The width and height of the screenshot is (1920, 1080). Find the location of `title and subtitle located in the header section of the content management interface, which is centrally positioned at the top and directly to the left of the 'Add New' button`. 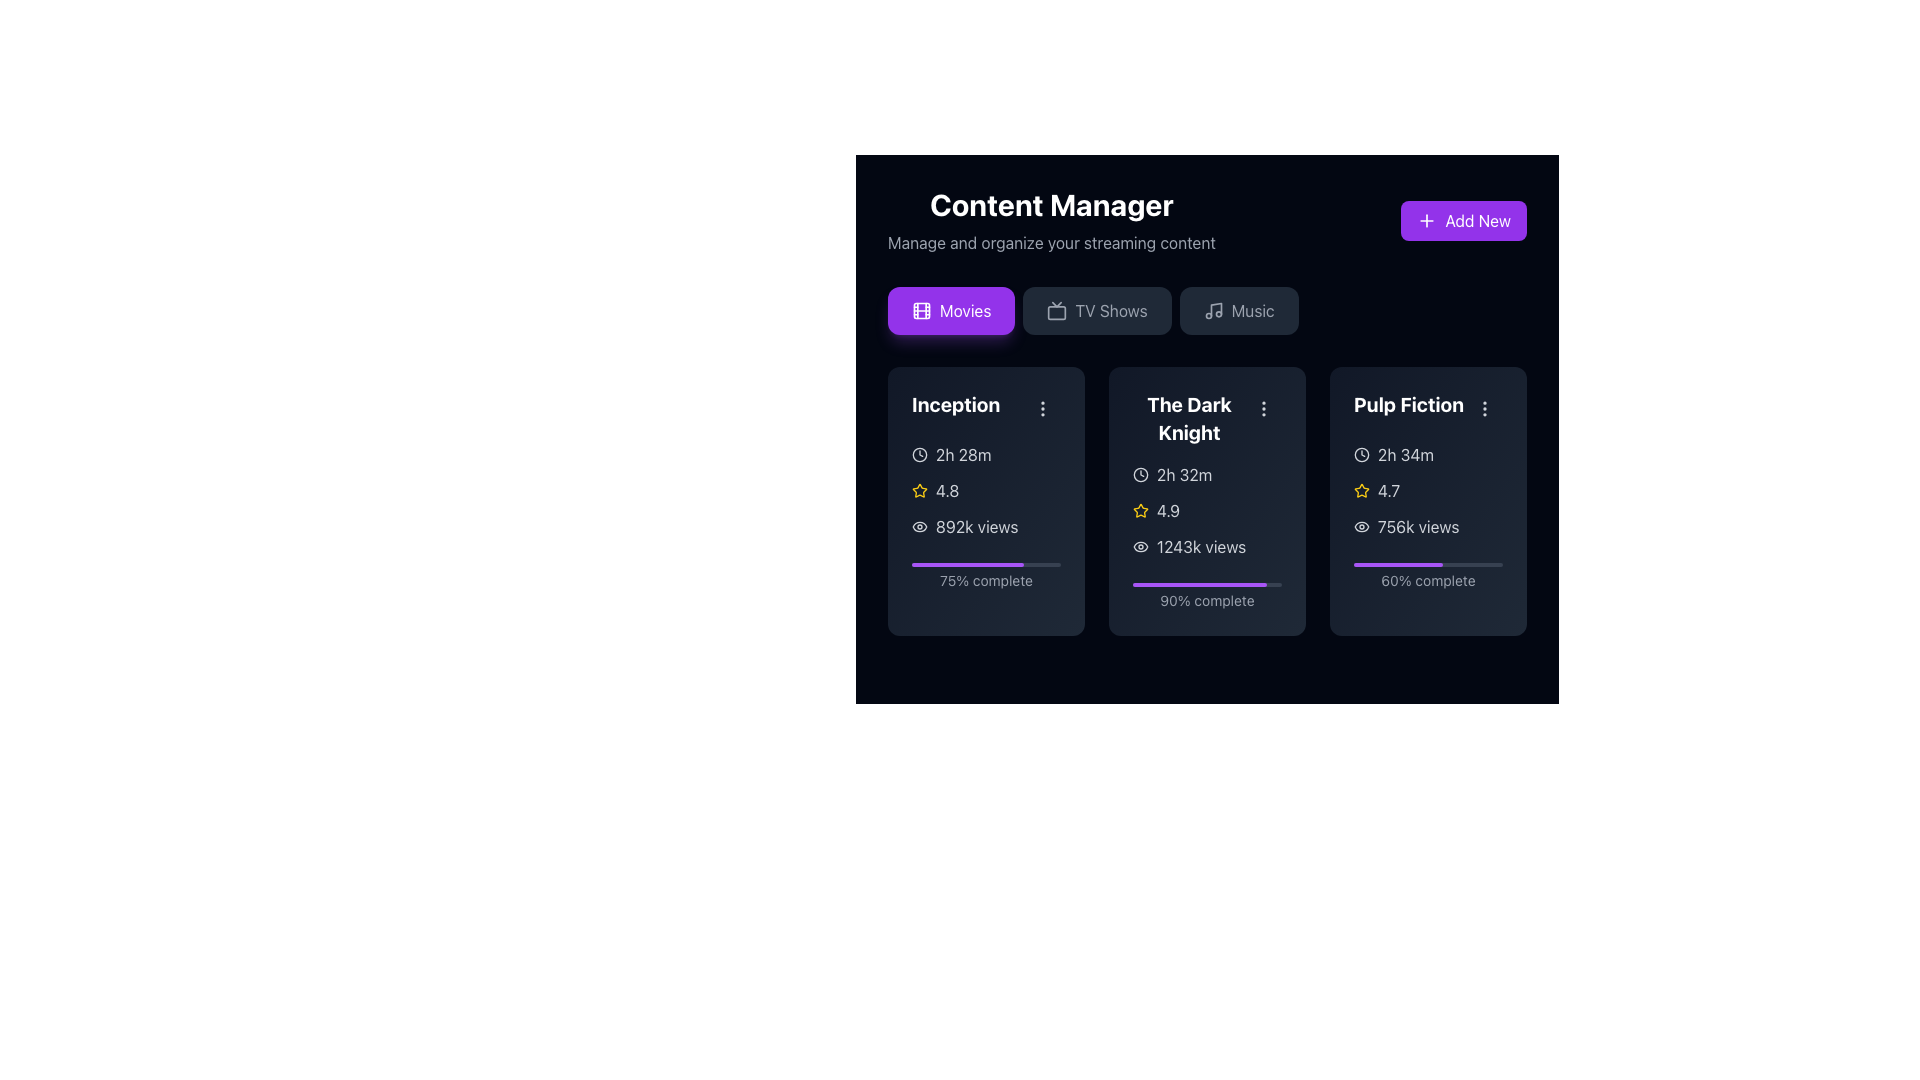

title and subtitle located in the header section of the content management interface, which is centrally positioned at the top and directly to the left of the 'Add New' button is located at coordinates (1050, 220).